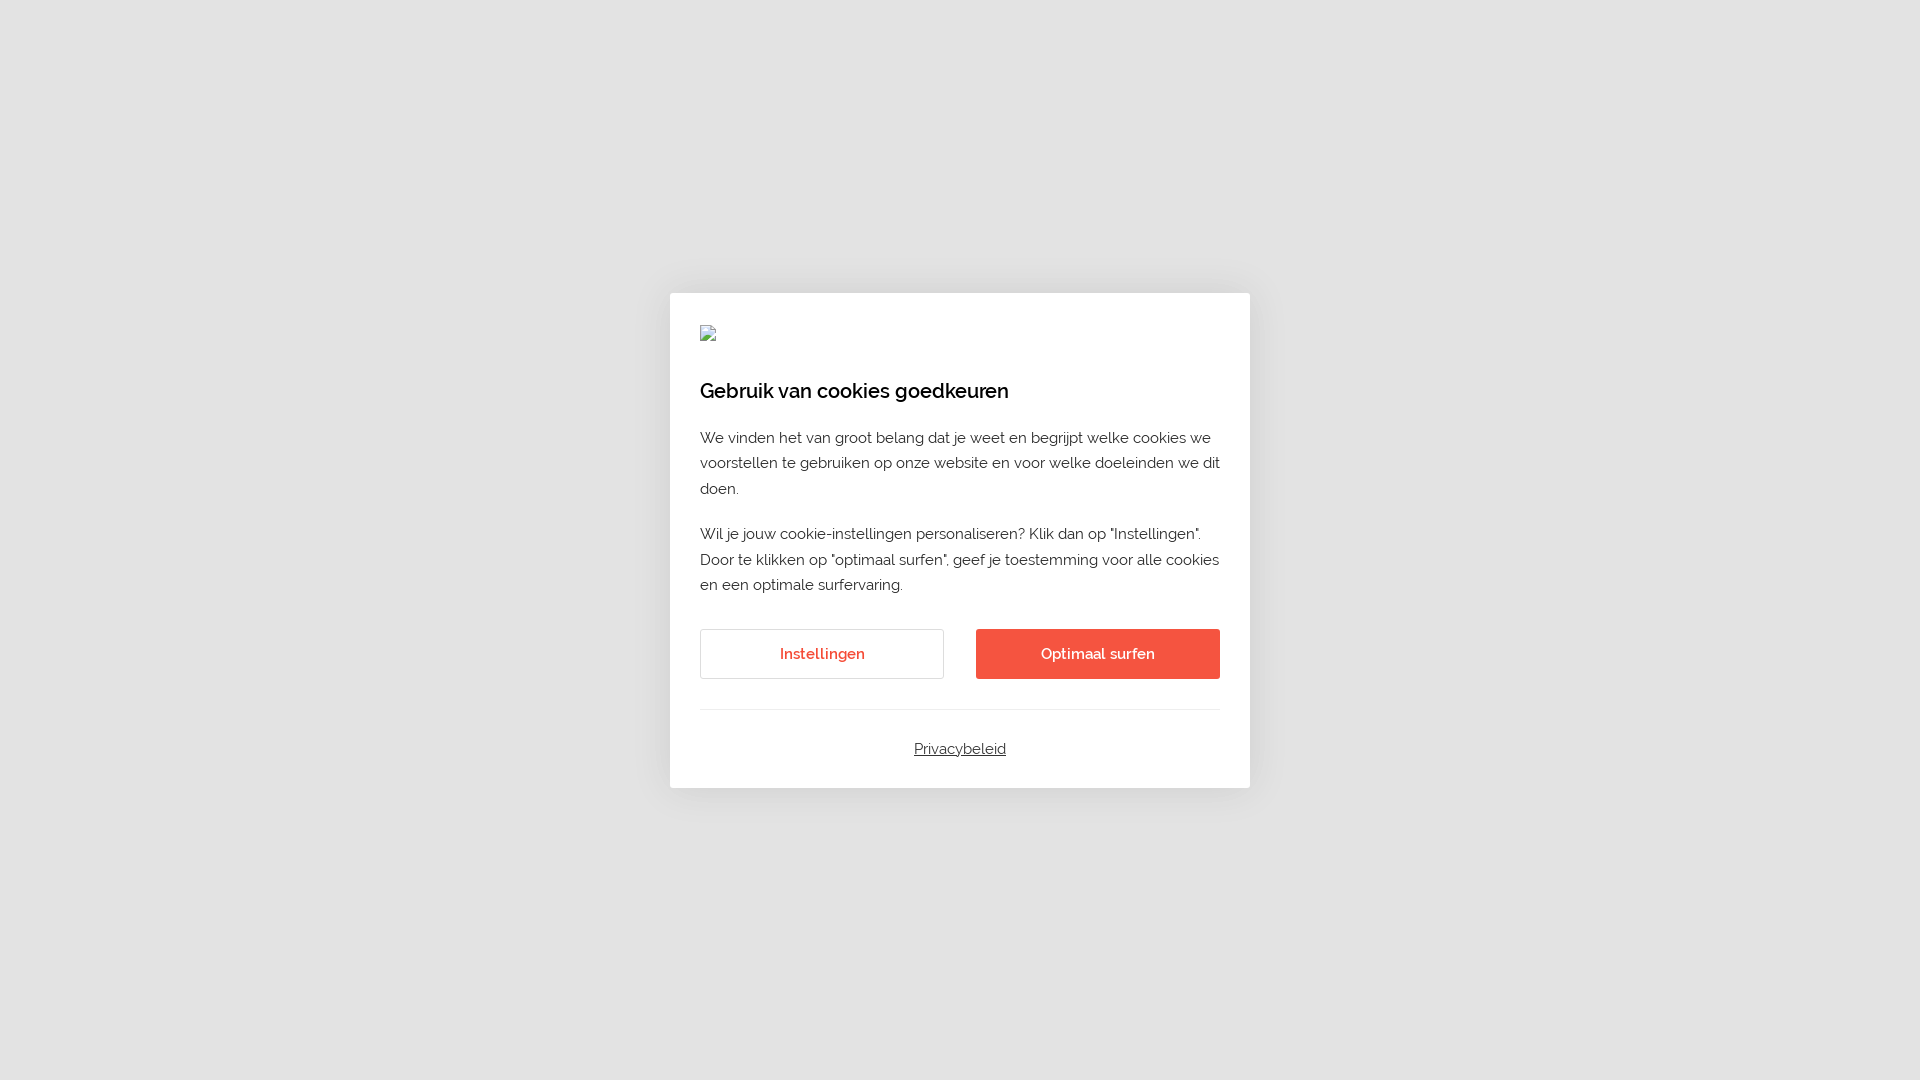  I want to click on 'Privacybeleid', so click(960, 748).